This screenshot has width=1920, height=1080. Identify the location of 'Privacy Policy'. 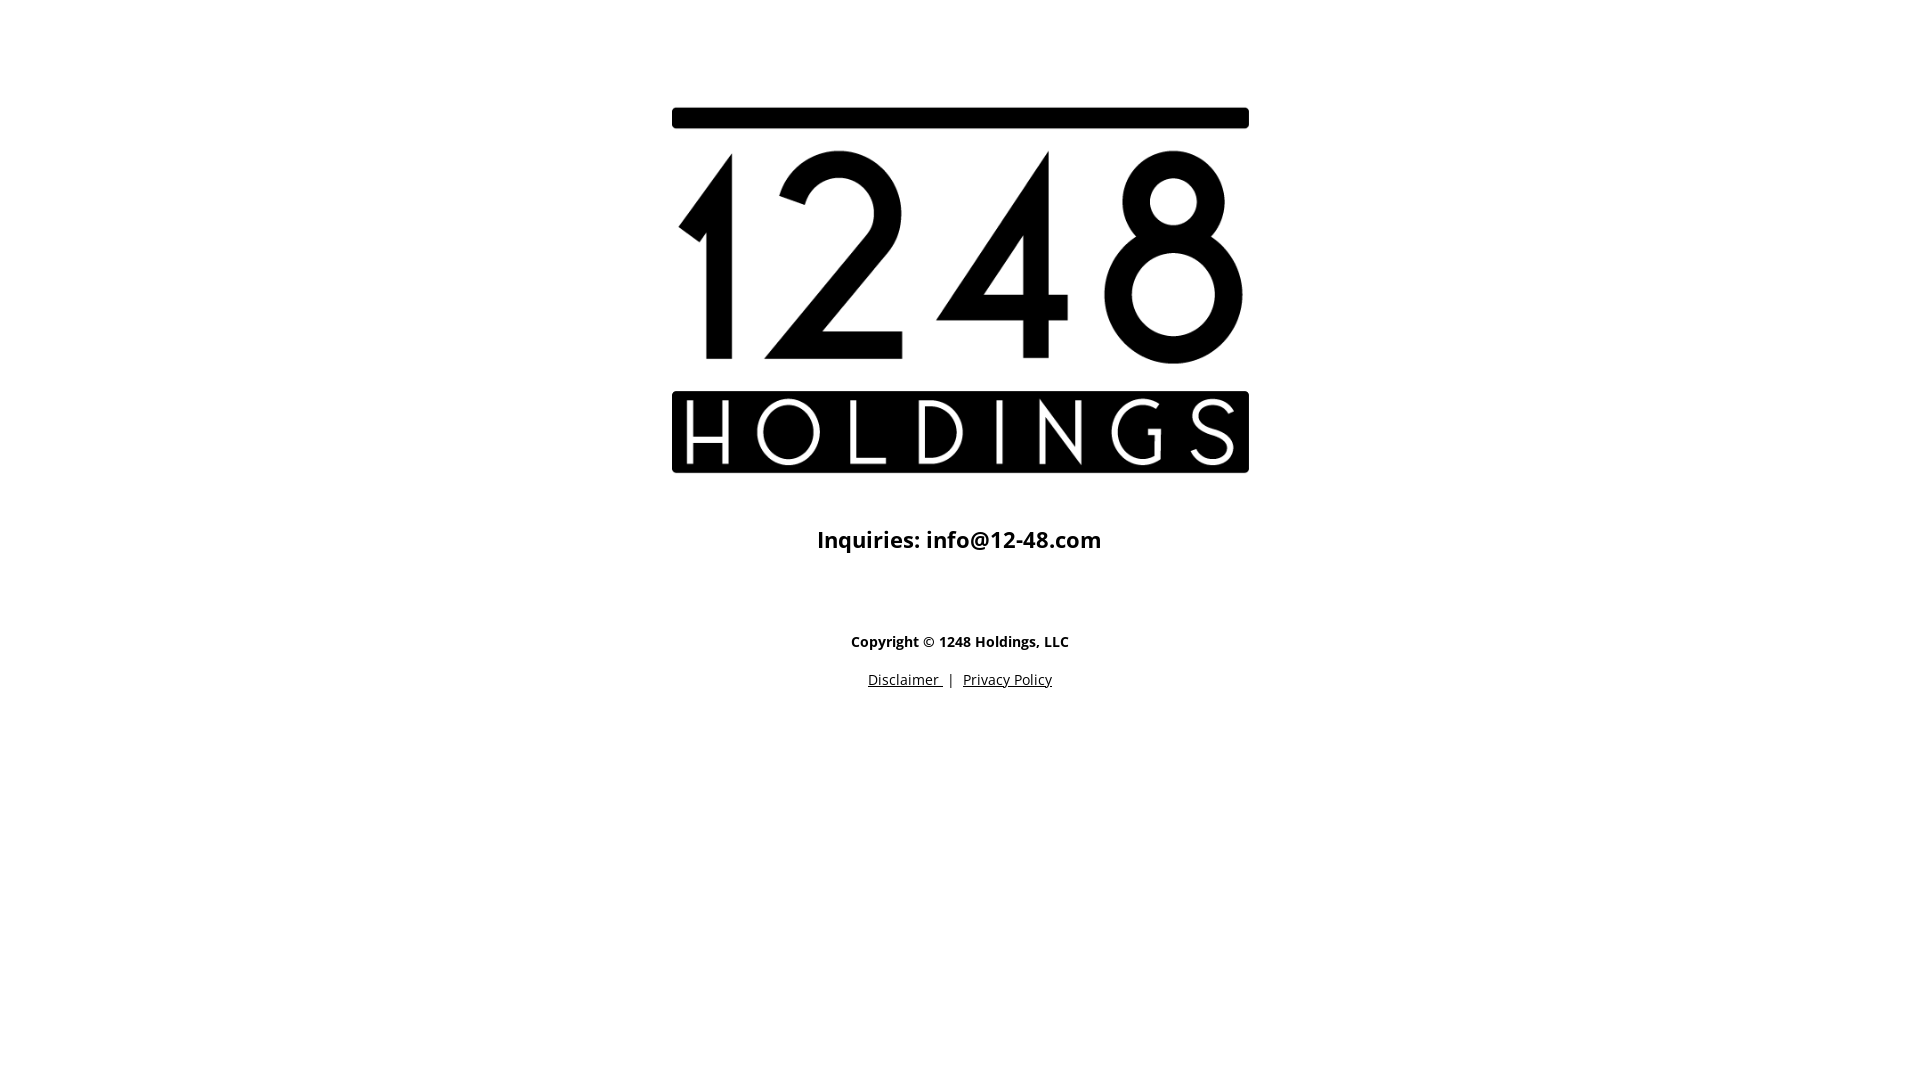
(1007, 678).